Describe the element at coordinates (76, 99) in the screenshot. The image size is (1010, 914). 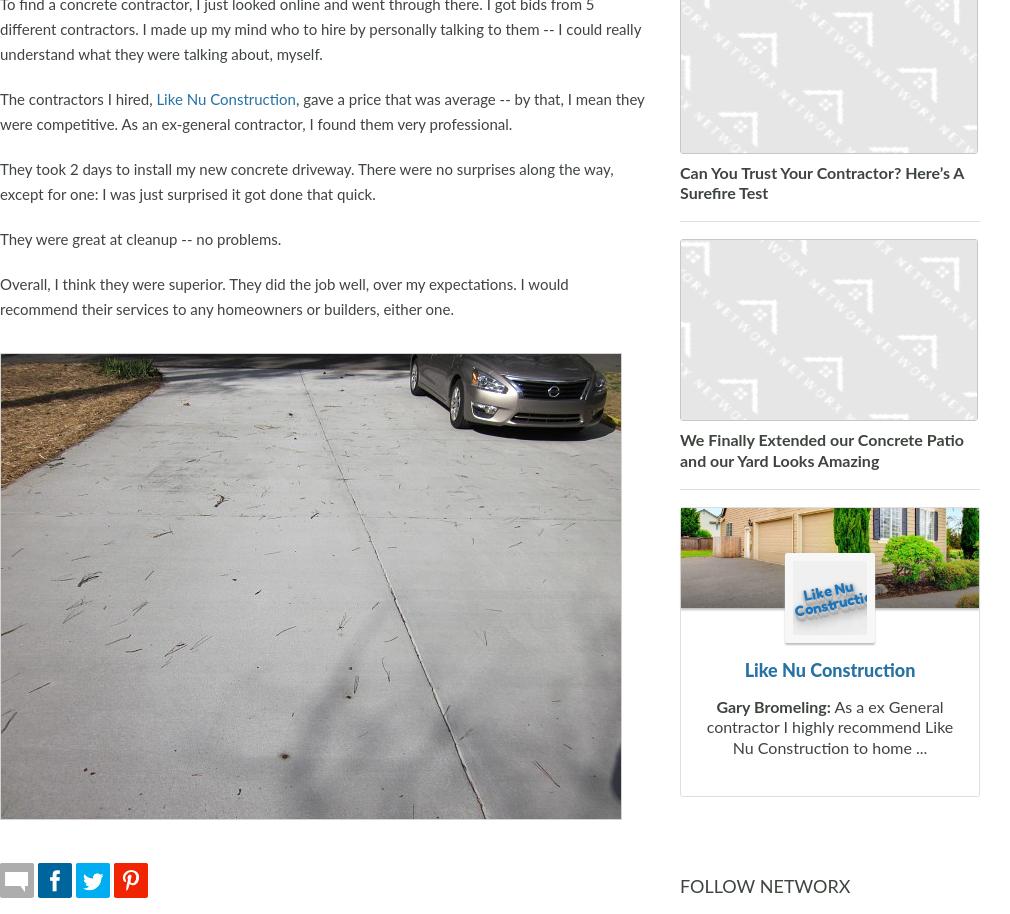
I see `'The contractors I hired,'` at that location.